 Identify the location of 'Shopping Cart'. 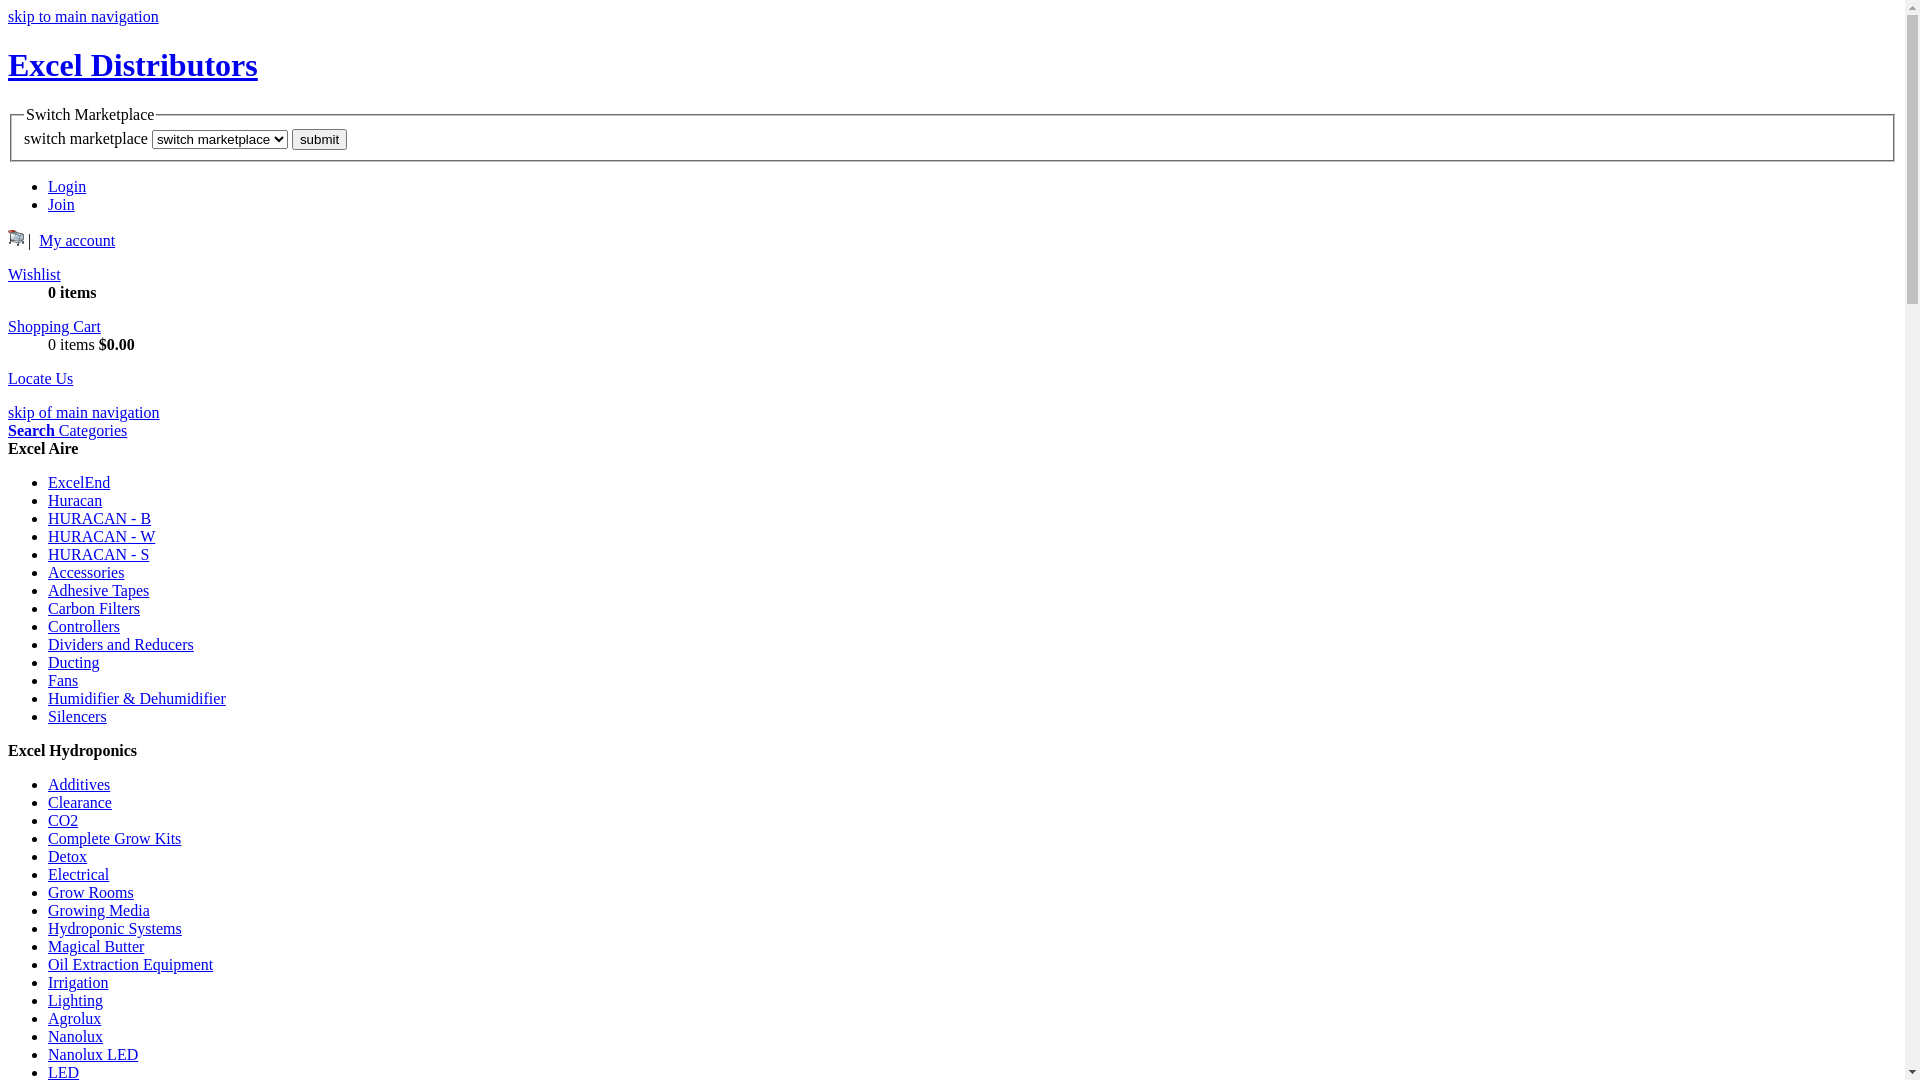
(54, 325).